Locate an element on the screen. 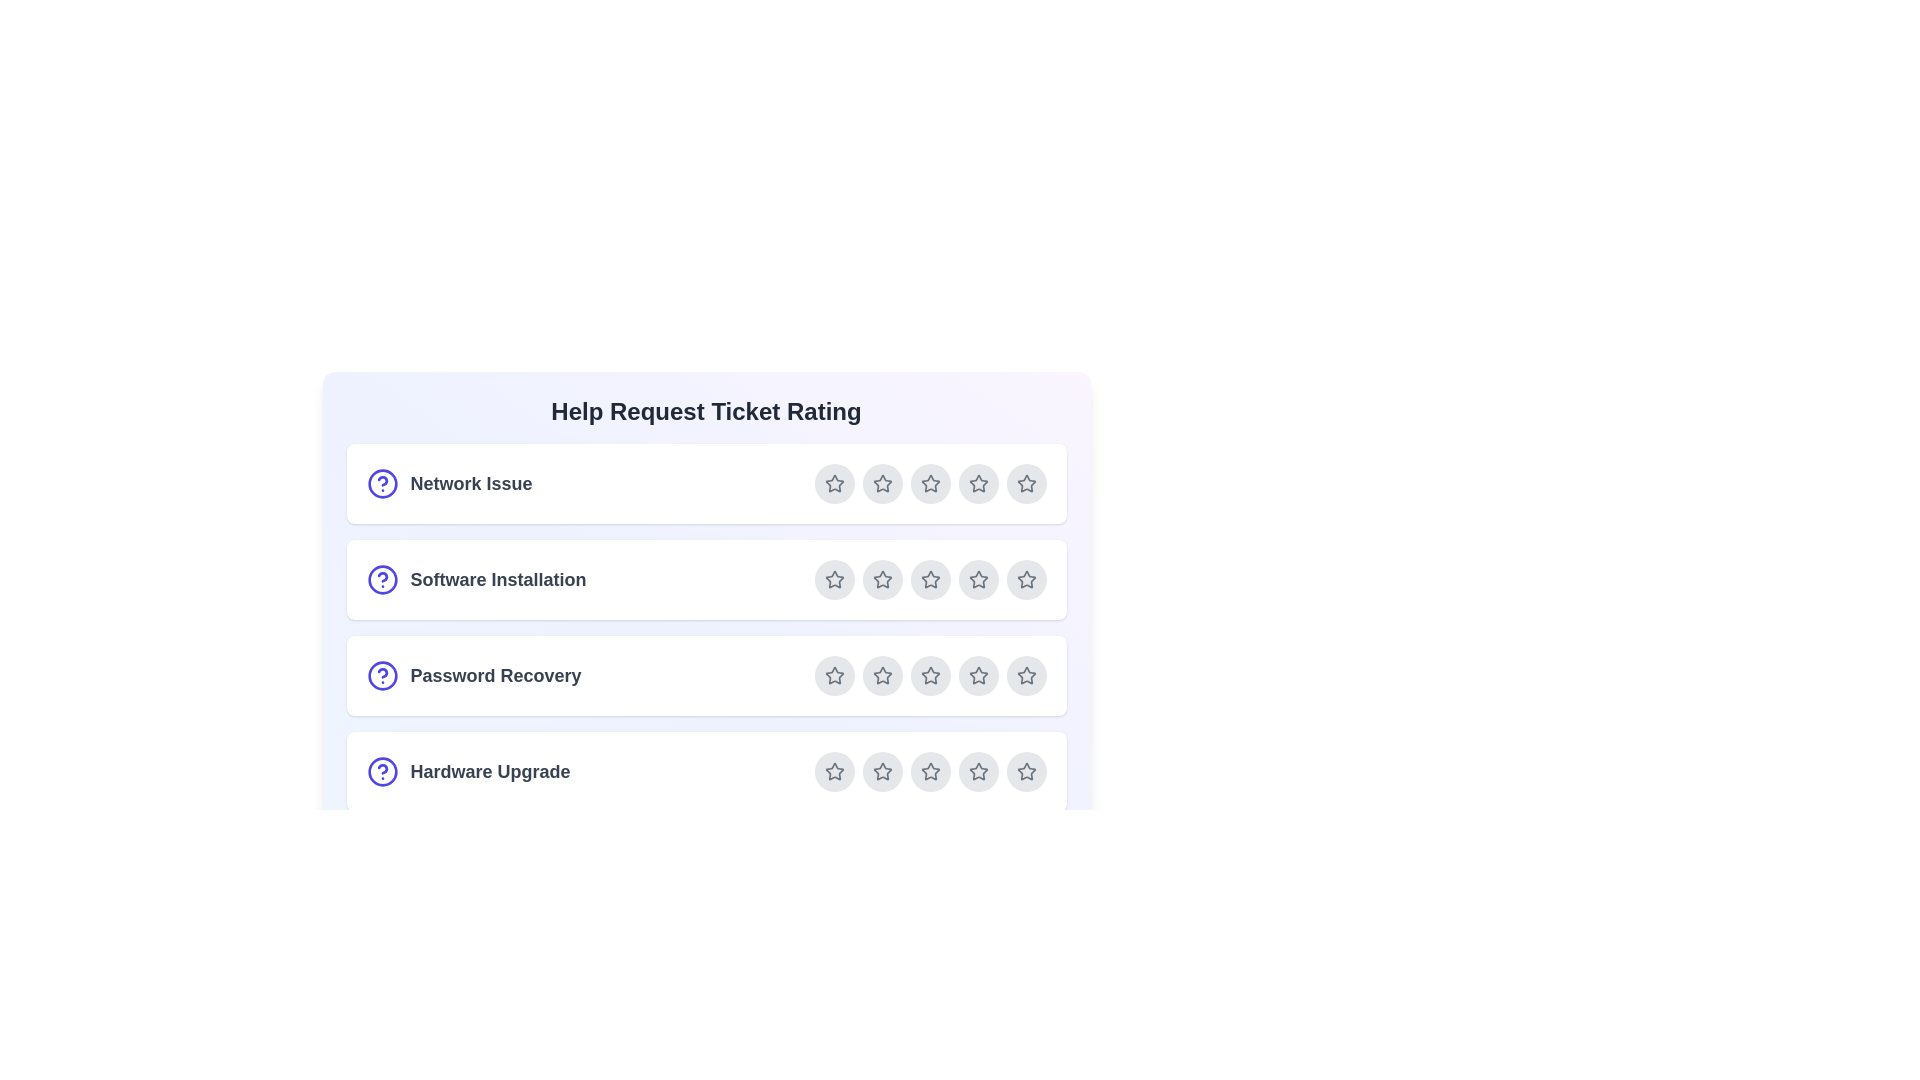 The height and width of the screenshot is (1080, 1920). the star corresponding to 1 for the ticket Network Issue is located at coordinates (834, 483).